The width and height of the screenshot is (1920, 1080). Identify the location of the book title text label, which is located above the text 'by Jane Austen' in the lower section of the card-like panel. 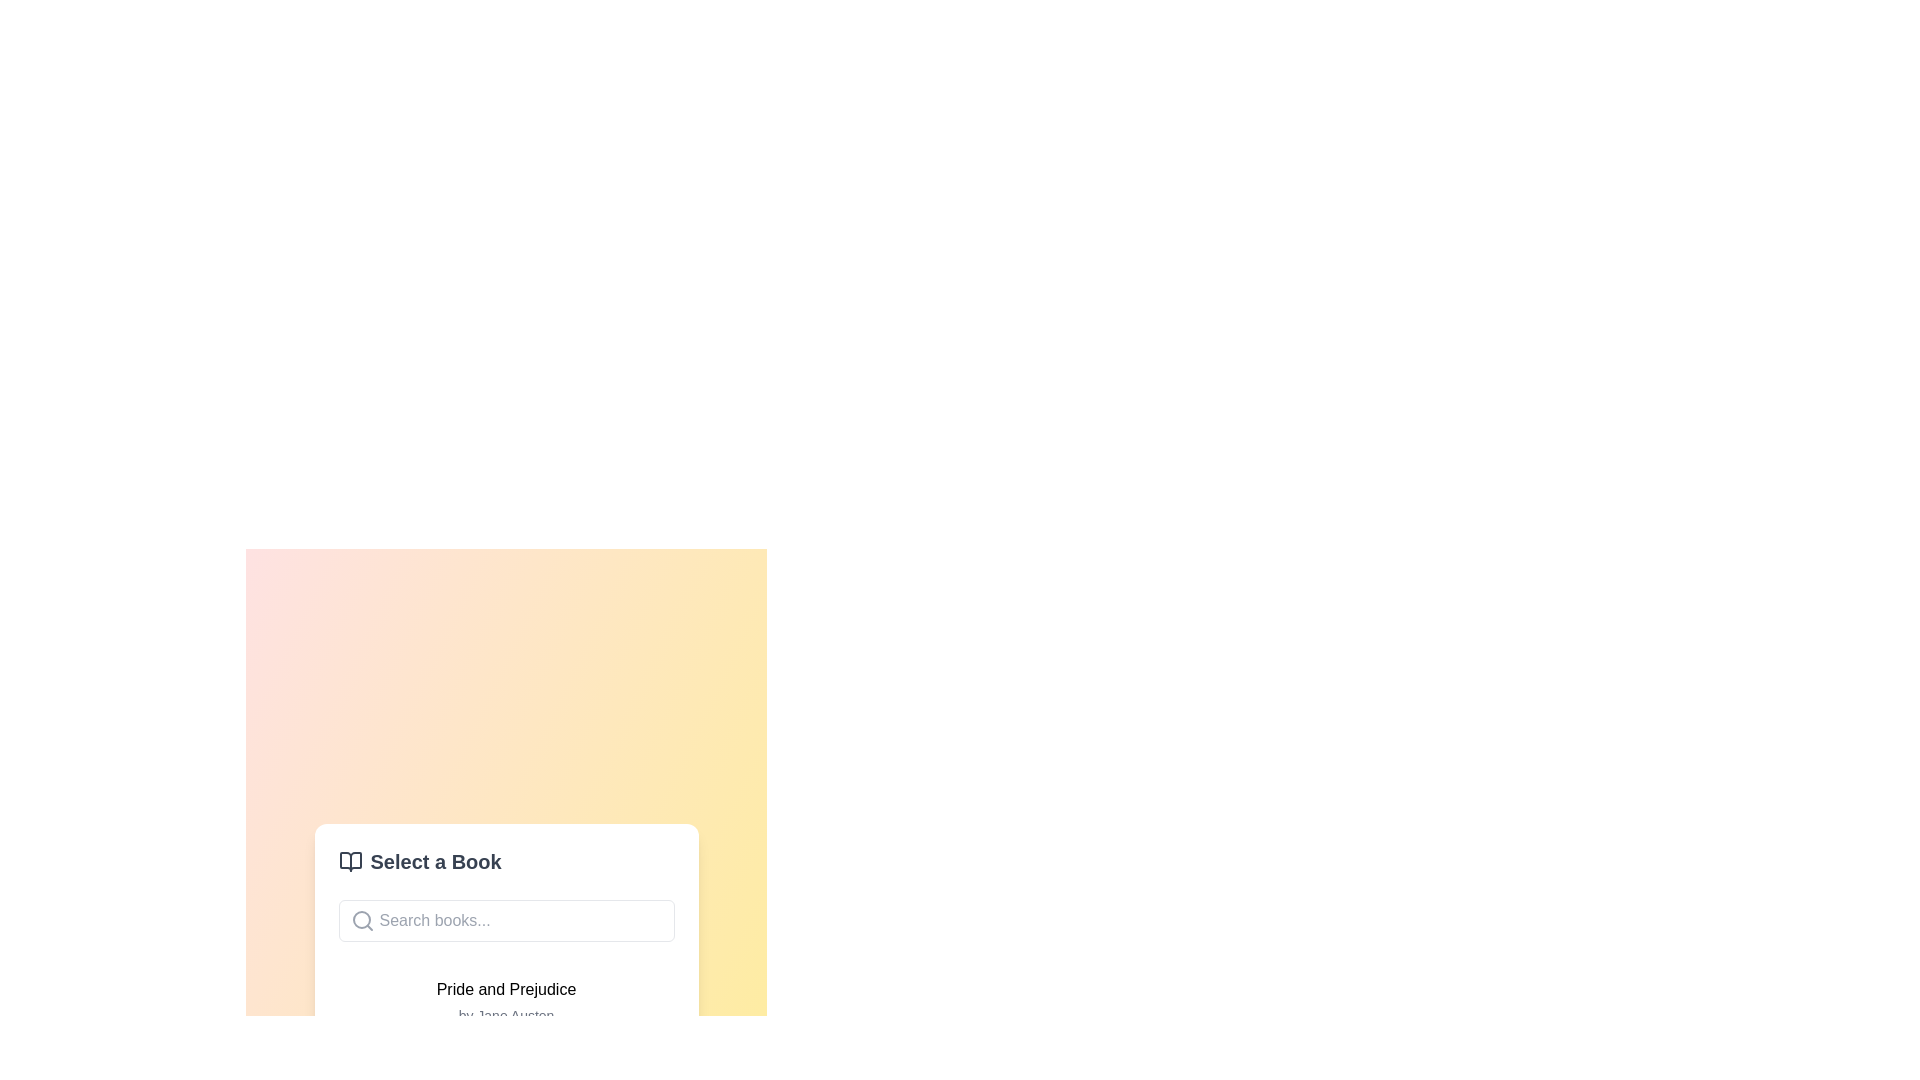
(506, 990).